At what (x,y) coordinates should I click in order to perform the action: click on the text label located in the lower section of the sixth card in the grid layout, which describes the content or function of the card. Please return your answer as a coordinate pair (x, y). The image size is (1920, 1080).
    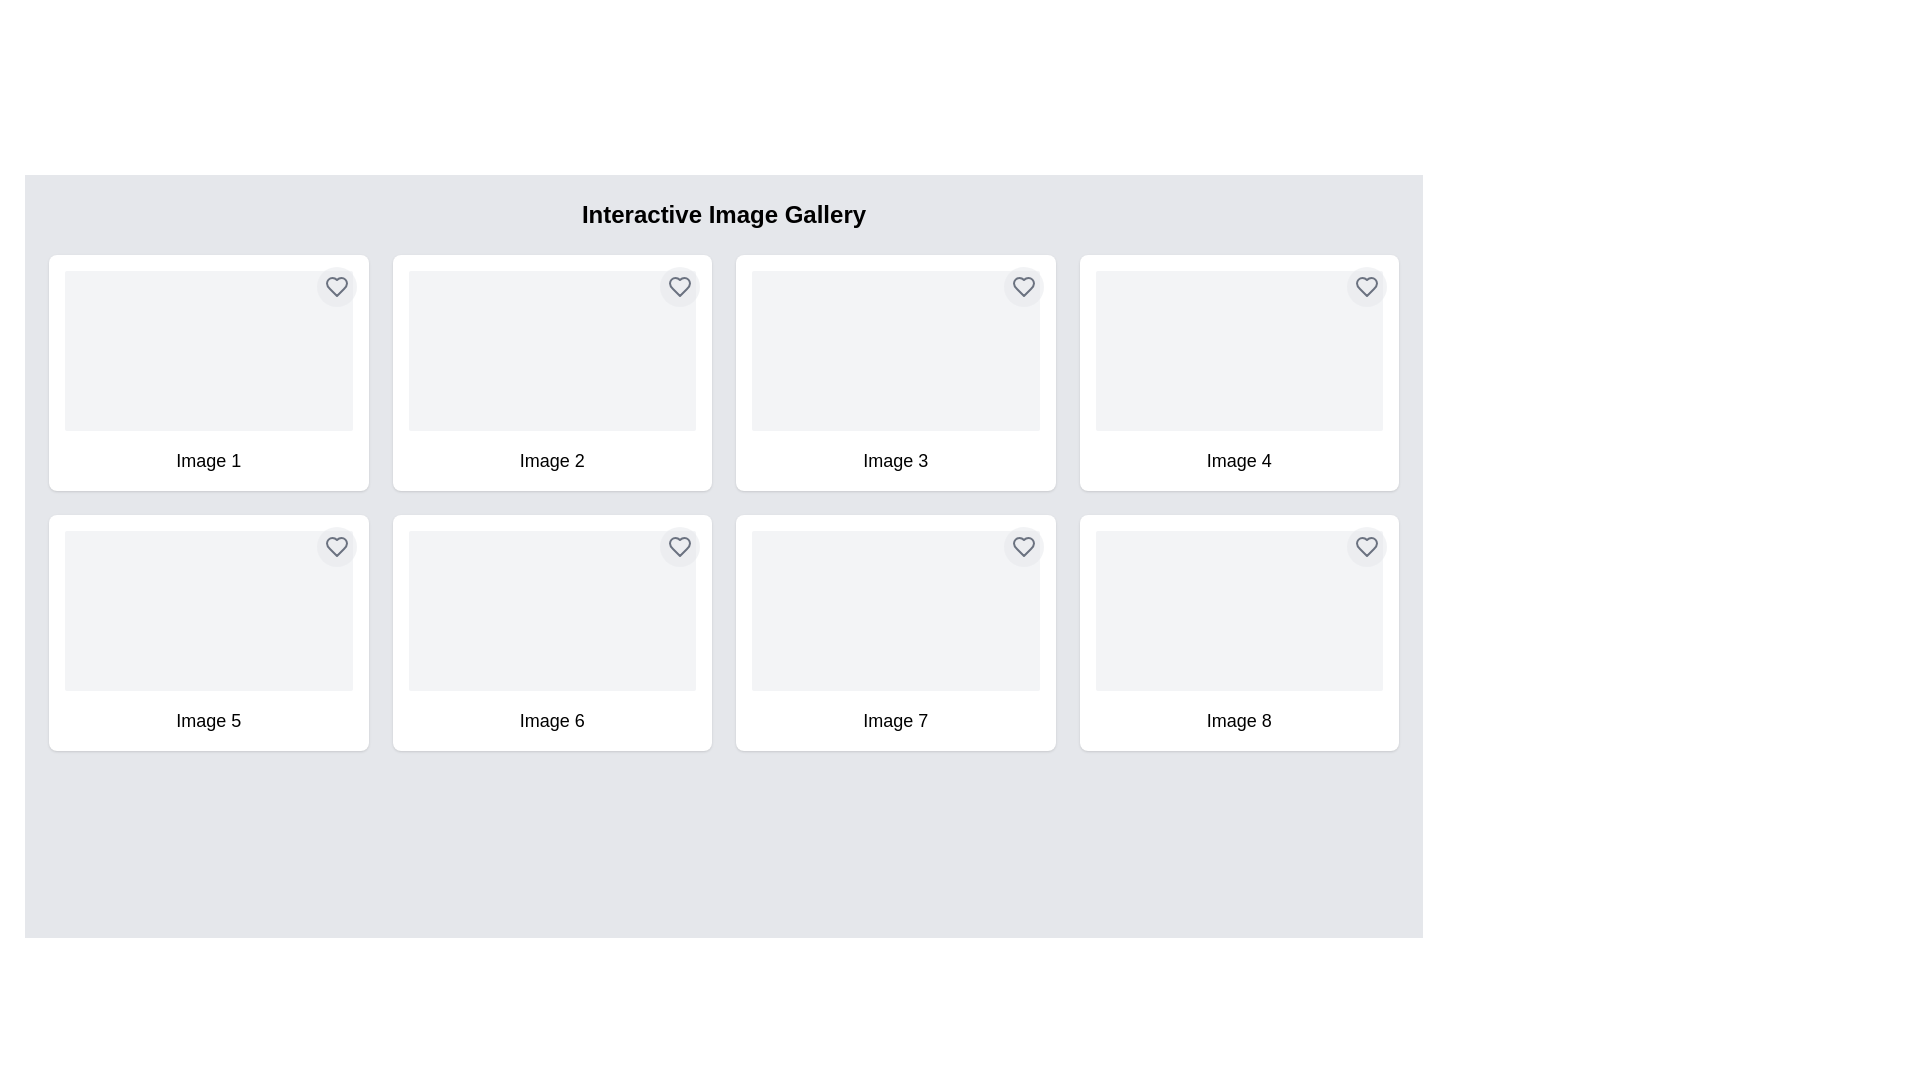
    Looking at the image, I should click on (552, 721).